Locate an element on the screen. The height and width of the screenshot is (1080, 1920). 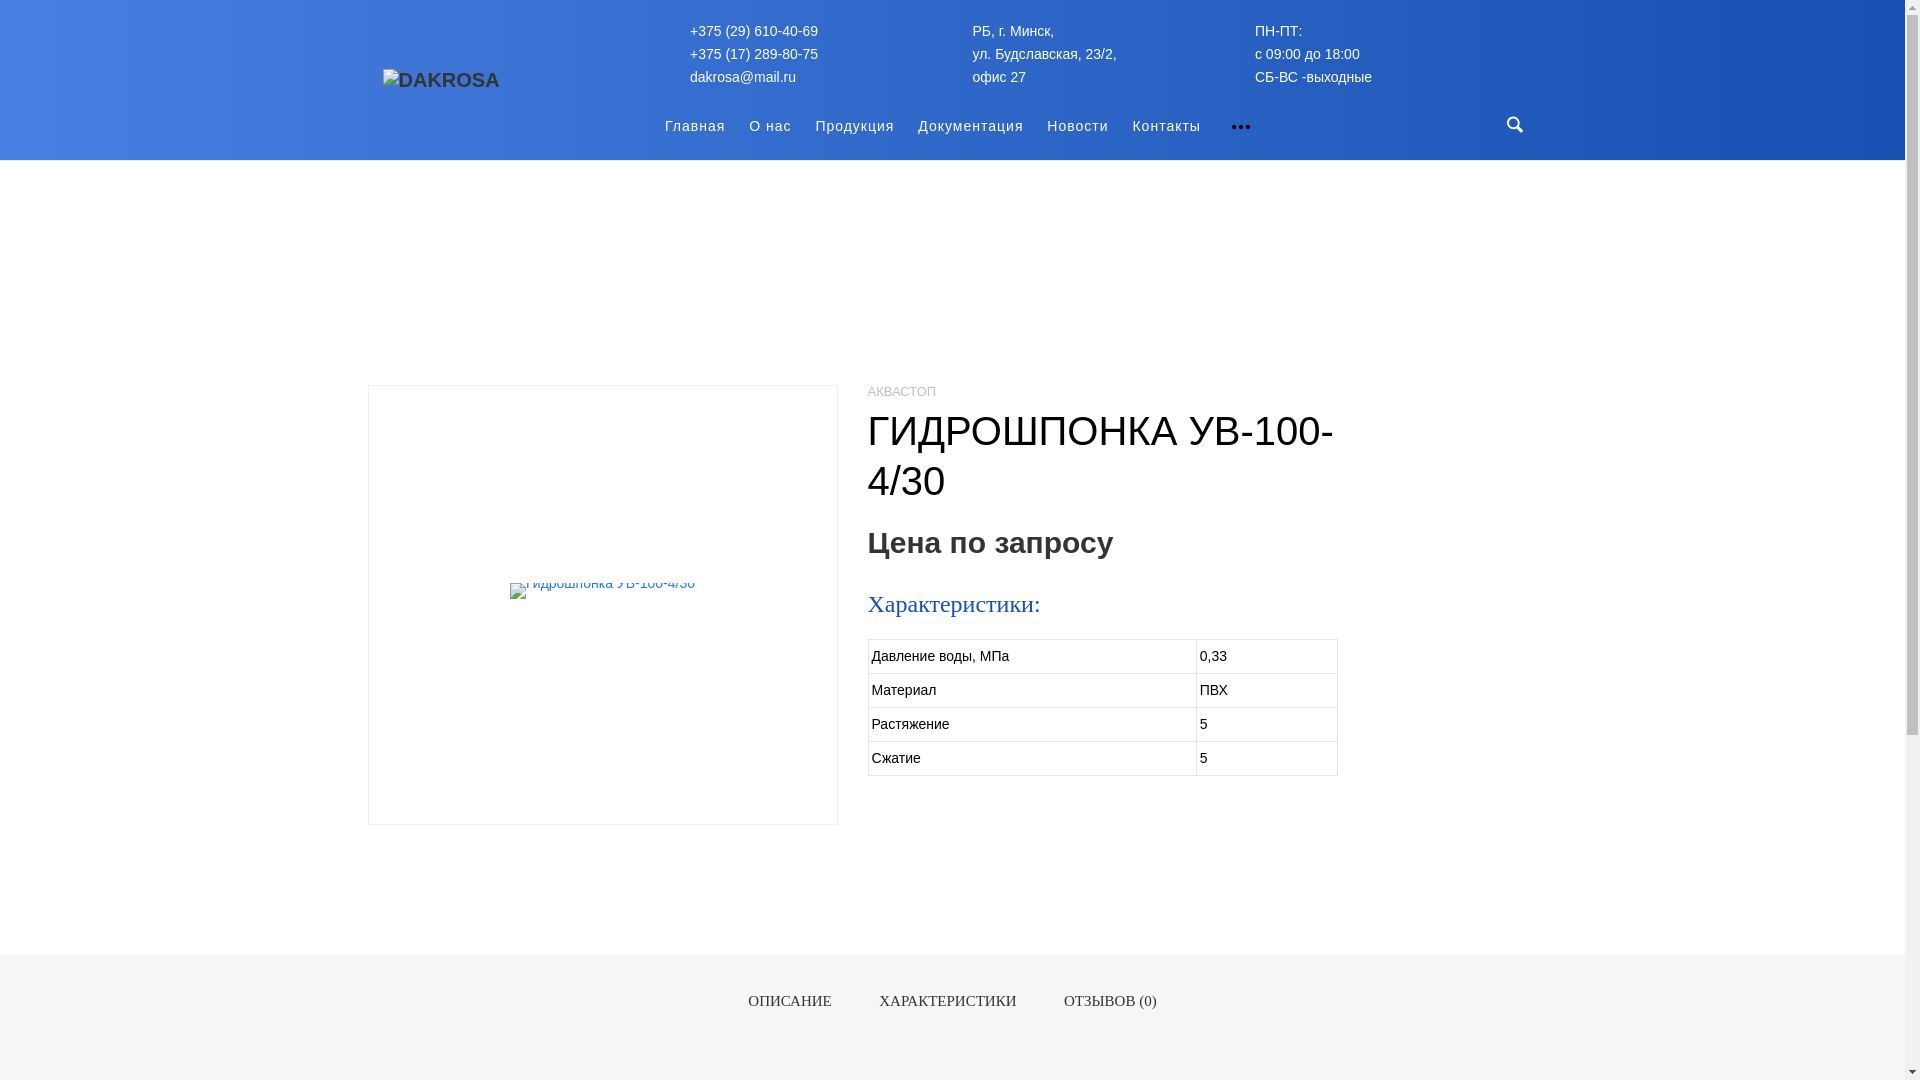
'dakrosa' is located at coordinates (439, 78).